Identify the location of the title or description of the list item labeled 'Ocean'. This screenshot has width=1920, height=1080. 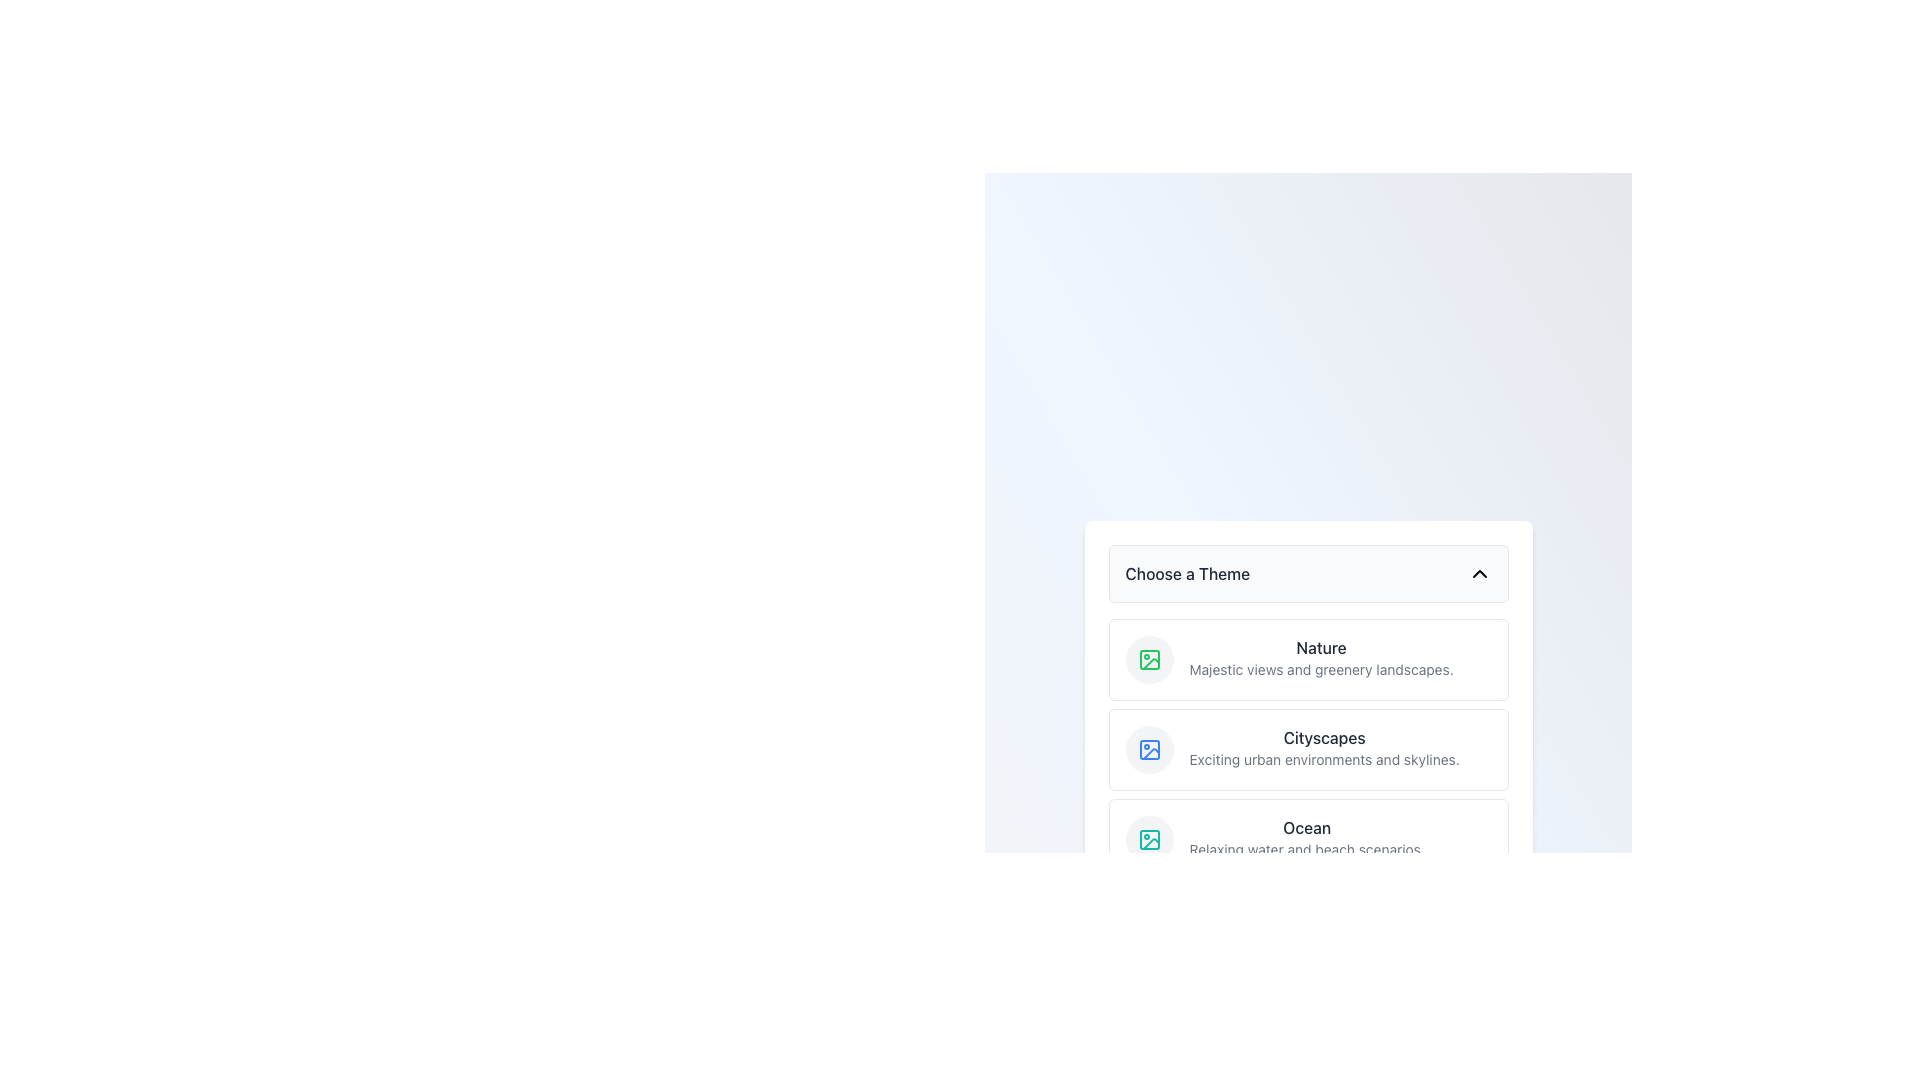
(1307, 840).